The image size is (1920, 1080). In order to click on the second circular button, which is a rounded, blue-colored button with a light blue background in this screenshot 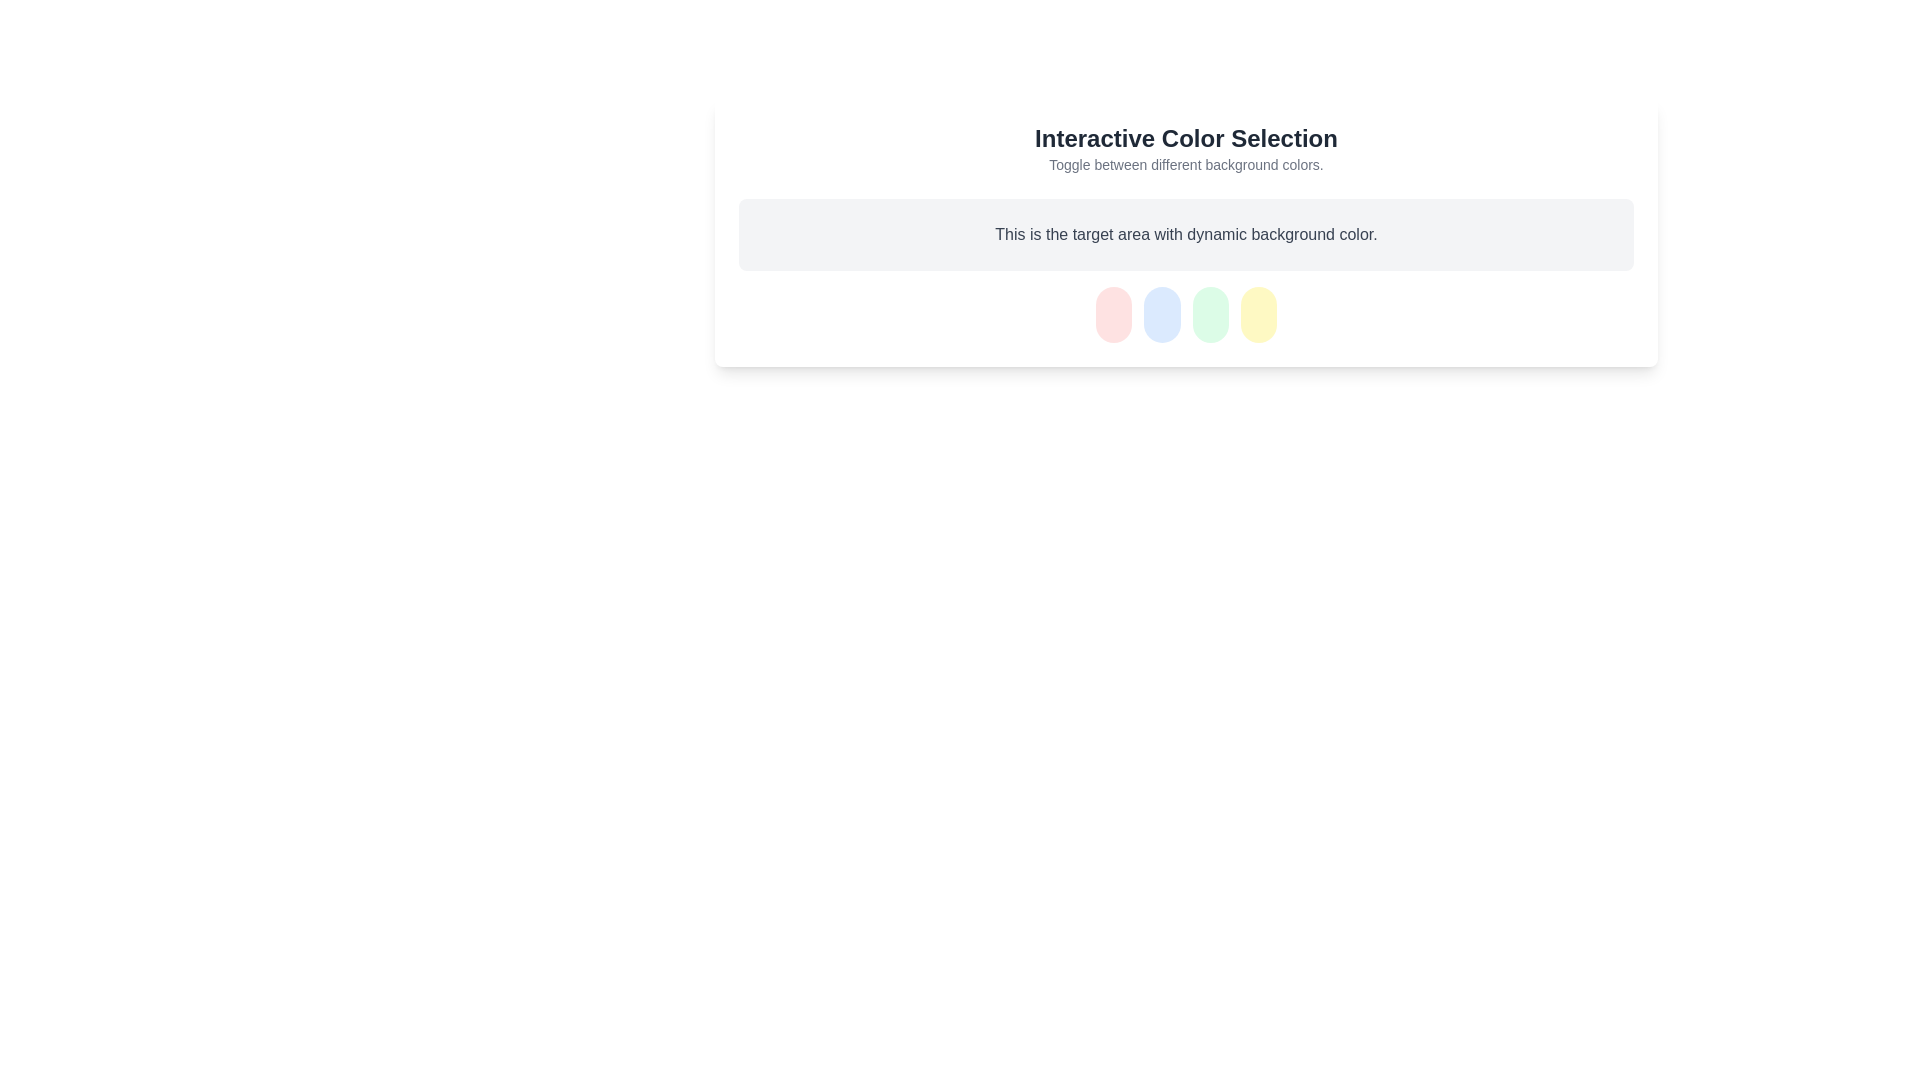, I will do `click(1162, 315)`.